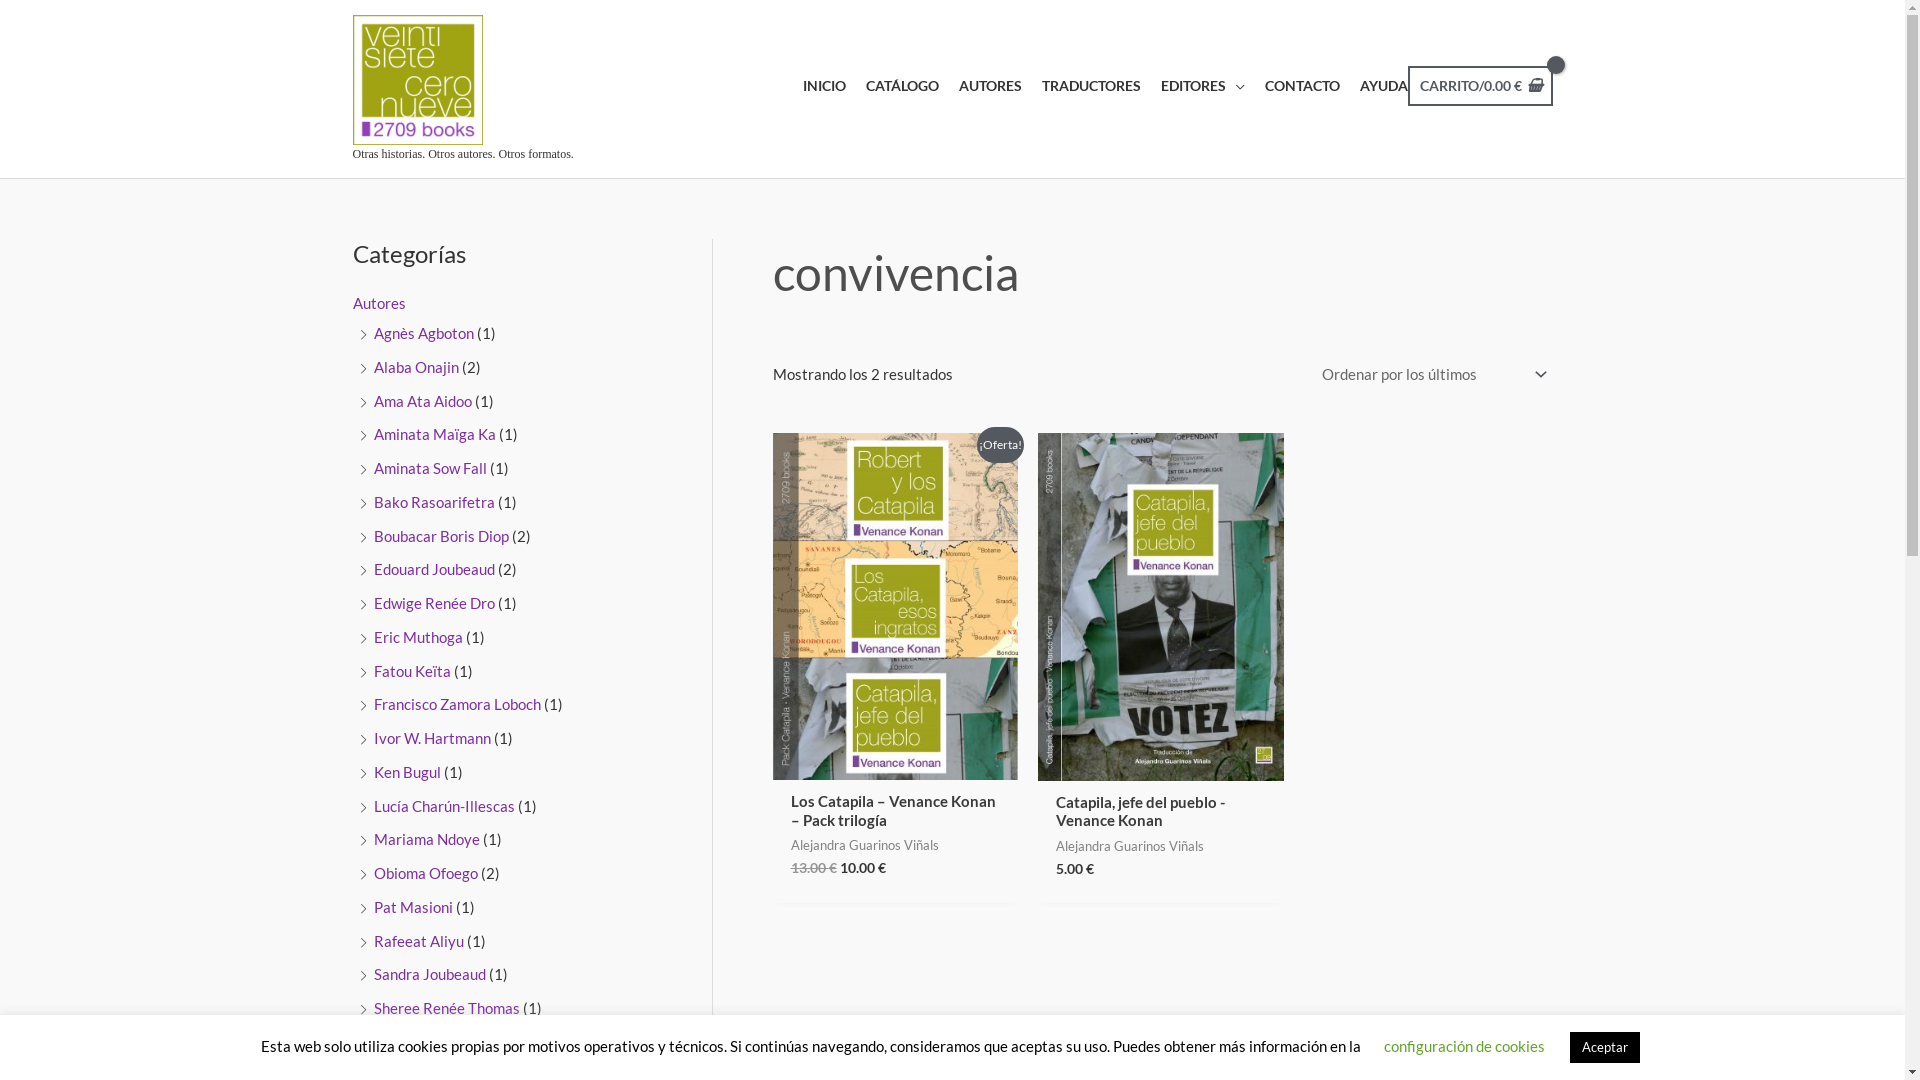 Image resolution: width=1920 pixels, height=1080 pixels. Describe the element at coordinates (374, 871) in the screenshot. I see `'Obioma Ofoego'` at that location.